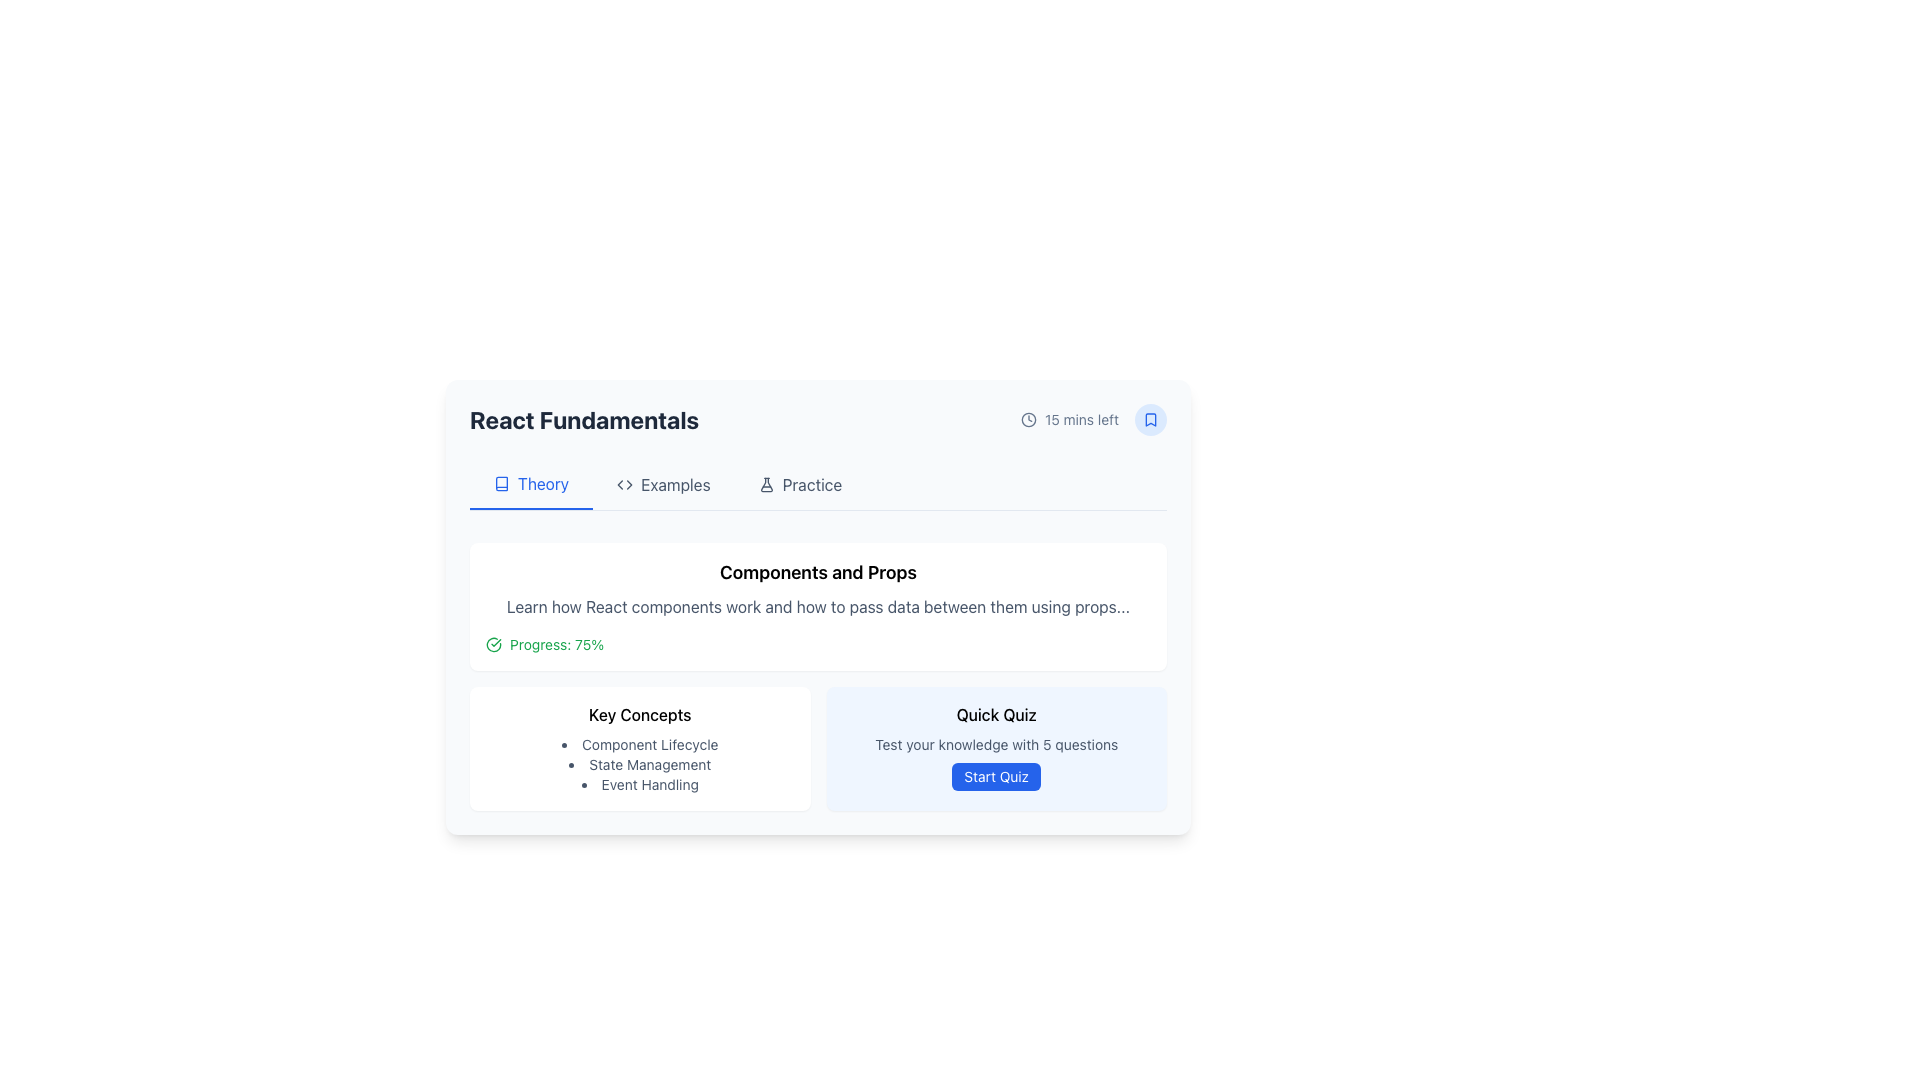  Describe the element at coordinates (675, 485) in the screenshot. I see `the text label button located in the central section of the top navigation bar of the 'React Fundamentals' interface` at that location.